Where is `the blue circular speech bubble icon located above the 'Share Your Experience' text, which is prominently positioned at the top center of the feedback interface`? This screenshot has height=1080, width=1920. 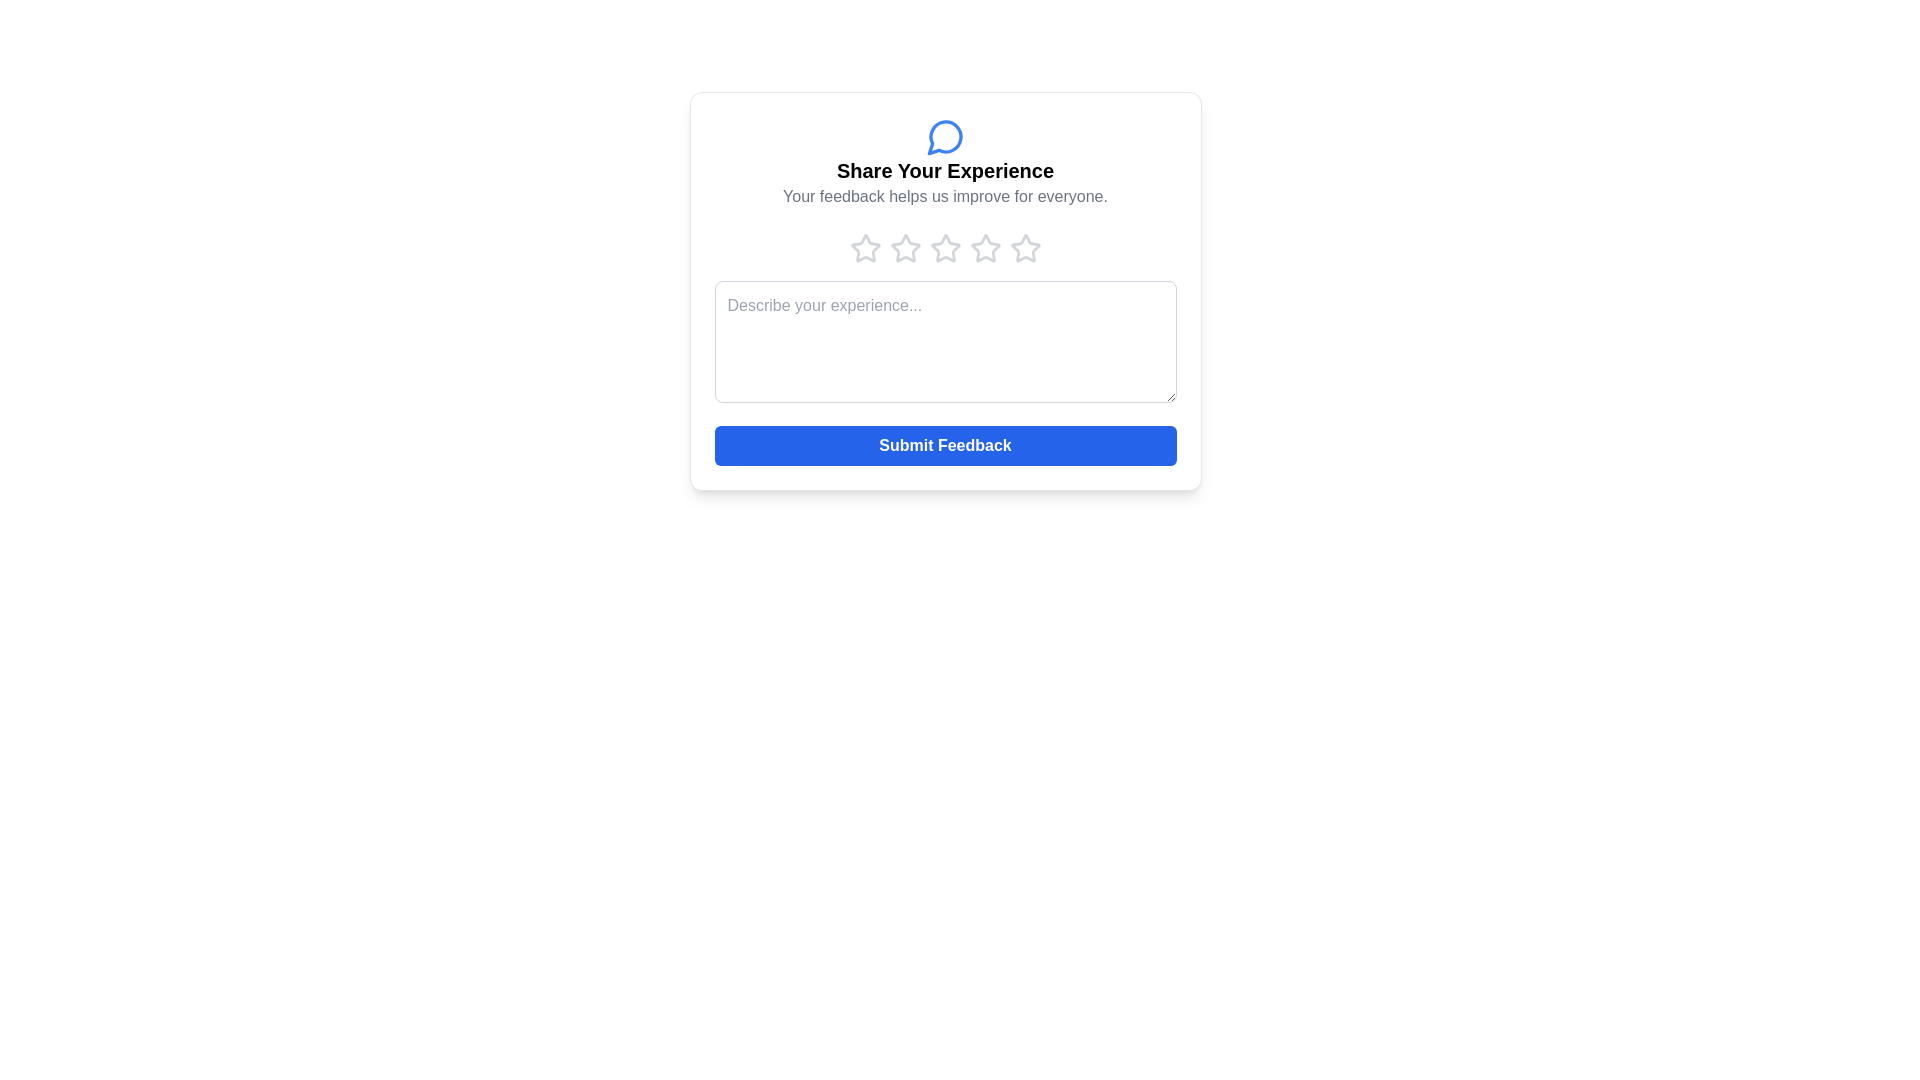
the blue circular speech bubble icon located above the 'Share Your Experience' text, which is prominently positioned at the top center of the feedback interface is located at coordinates (944, 136).